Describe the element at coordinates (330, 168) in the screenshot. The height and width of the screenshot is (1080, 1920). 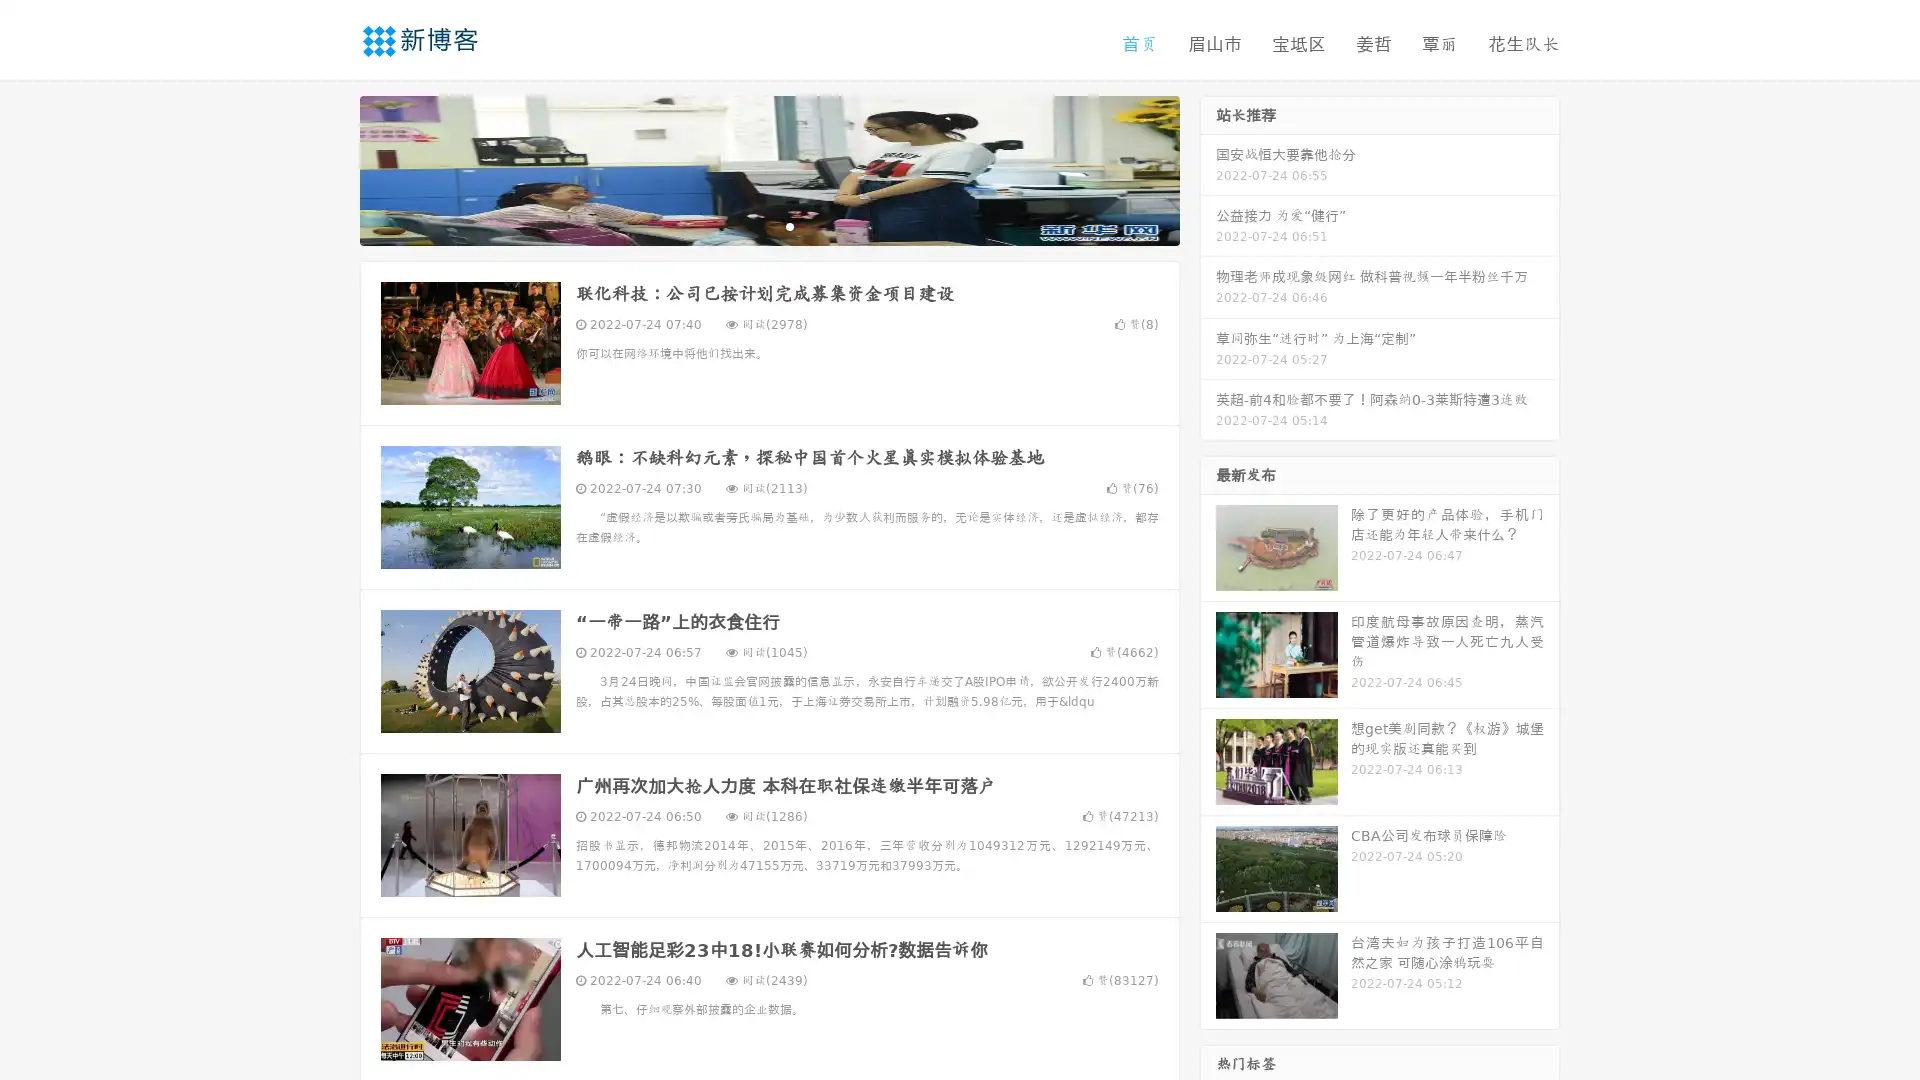
I see `Previous slide` at that location.